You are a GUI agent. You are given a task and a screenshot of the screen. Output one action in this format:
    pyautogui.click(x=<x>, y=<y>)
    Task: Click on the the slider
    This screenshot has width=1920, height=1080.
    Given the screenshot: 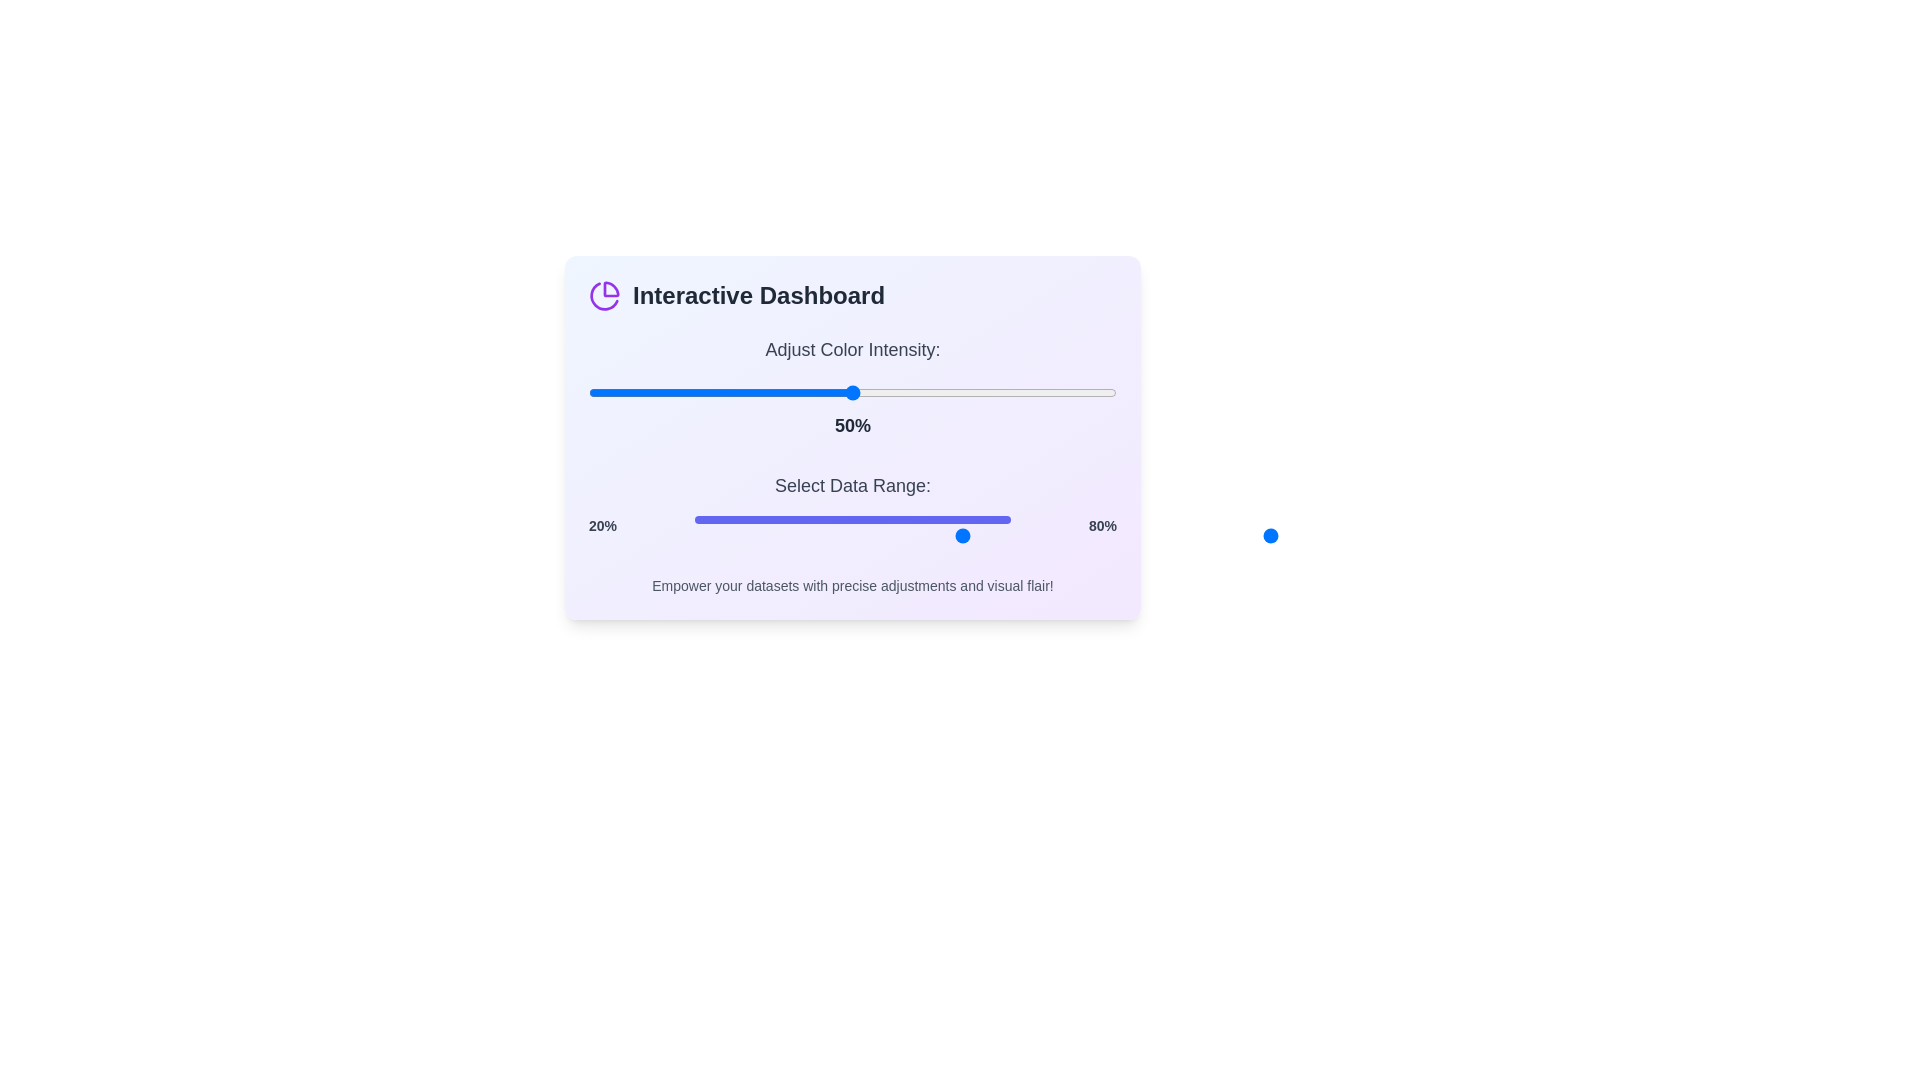 What is the action you would take?
    pyautogui.click(x=904, y=535)
    